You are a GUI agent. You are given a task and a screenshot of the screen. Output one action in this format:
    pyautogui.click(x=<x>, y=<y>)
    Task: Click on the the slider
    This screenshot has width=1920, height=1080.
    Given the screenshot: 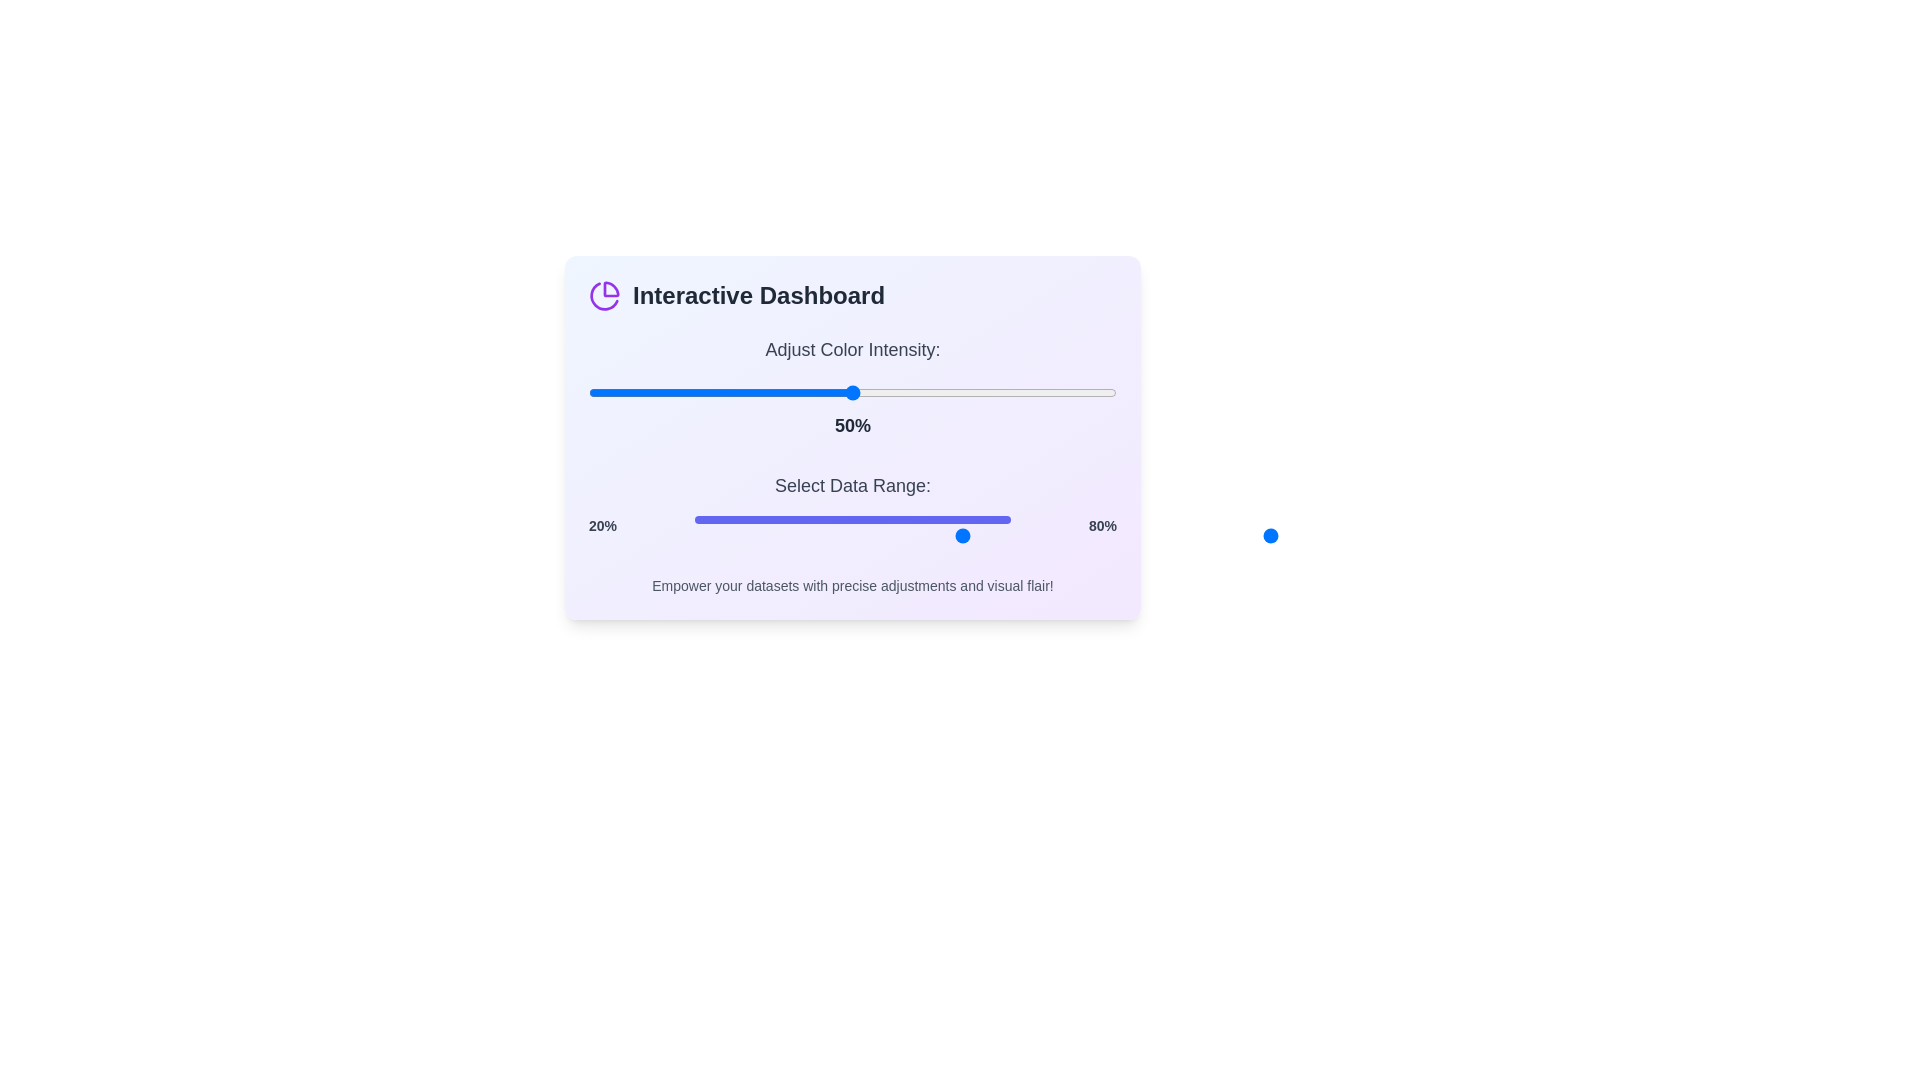 What is the action you would take?
    pyautogui.click(x=904, y=535)
    